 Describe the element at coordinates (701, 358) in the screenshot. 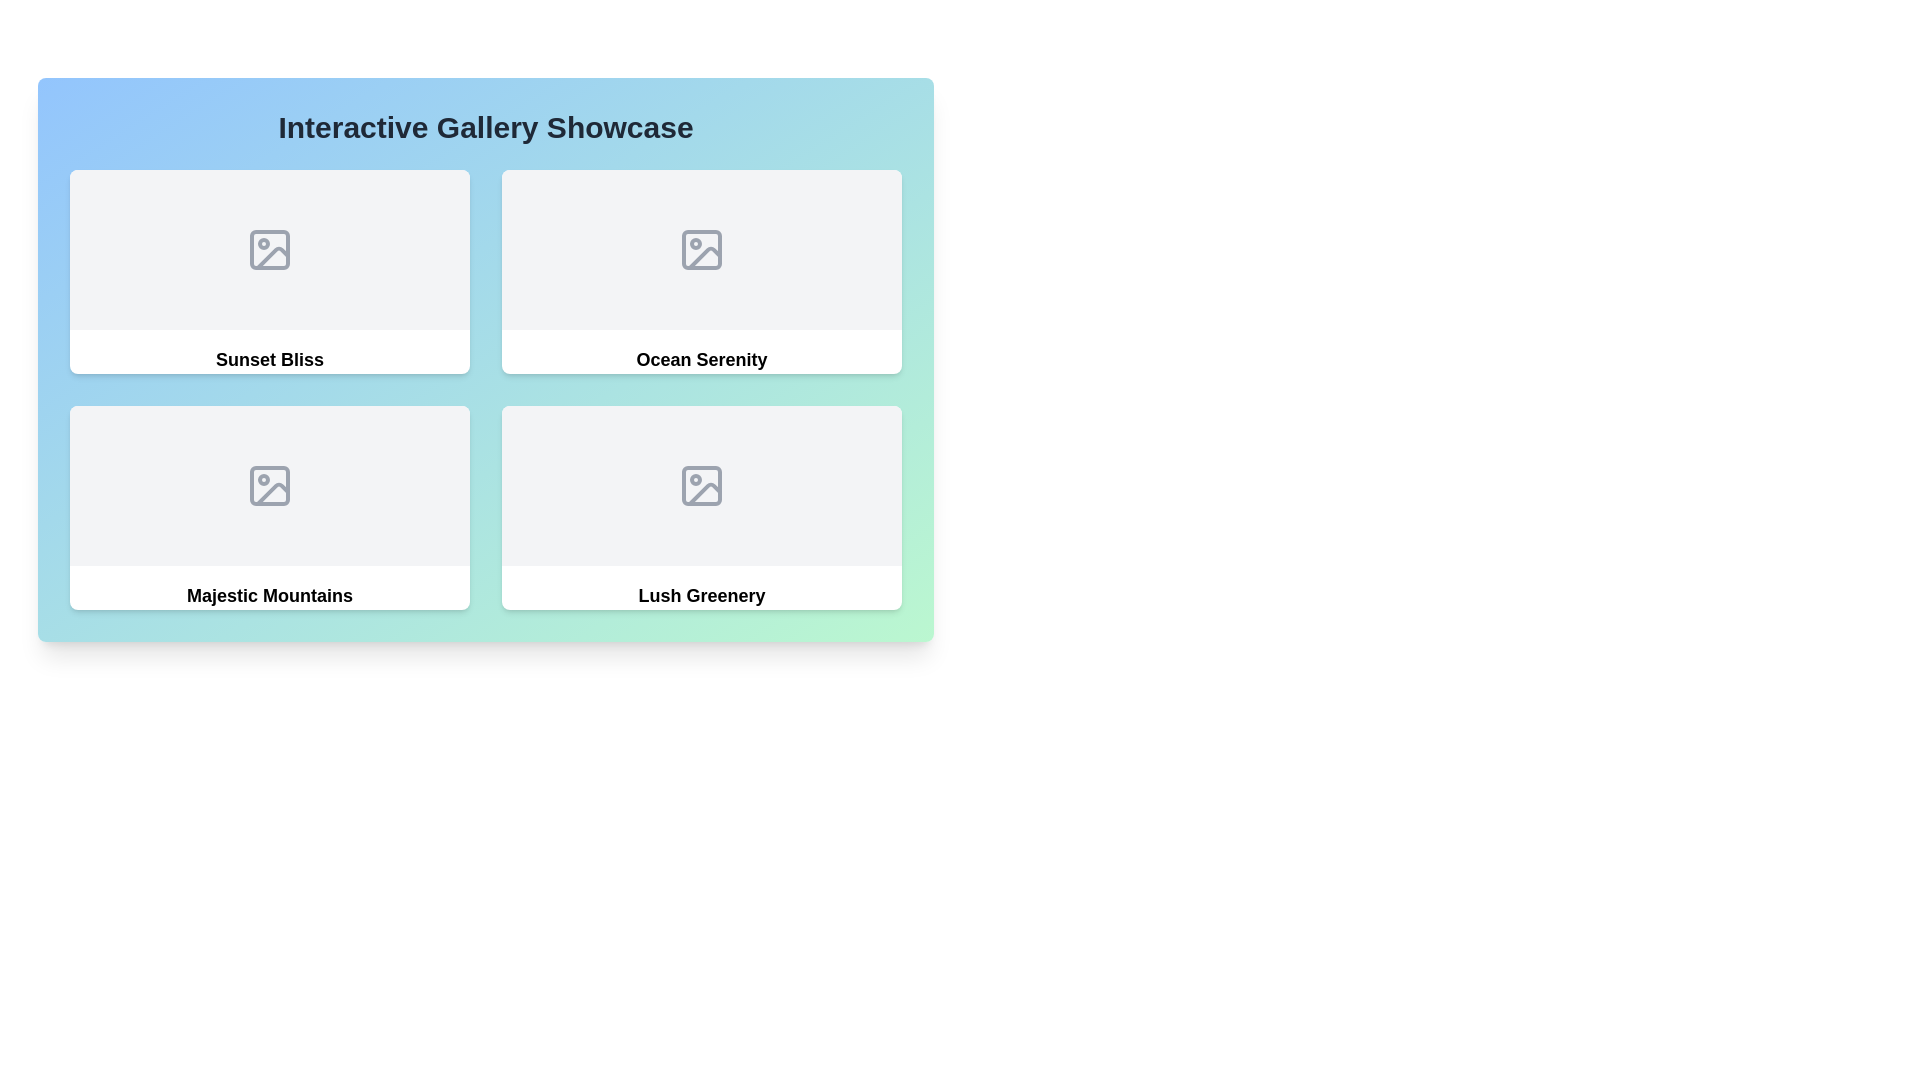

I see `the text element that says 'Ocean Serenity', which is styled with a semibold font weight and located in the top-right position of the white card-like component` at that location.